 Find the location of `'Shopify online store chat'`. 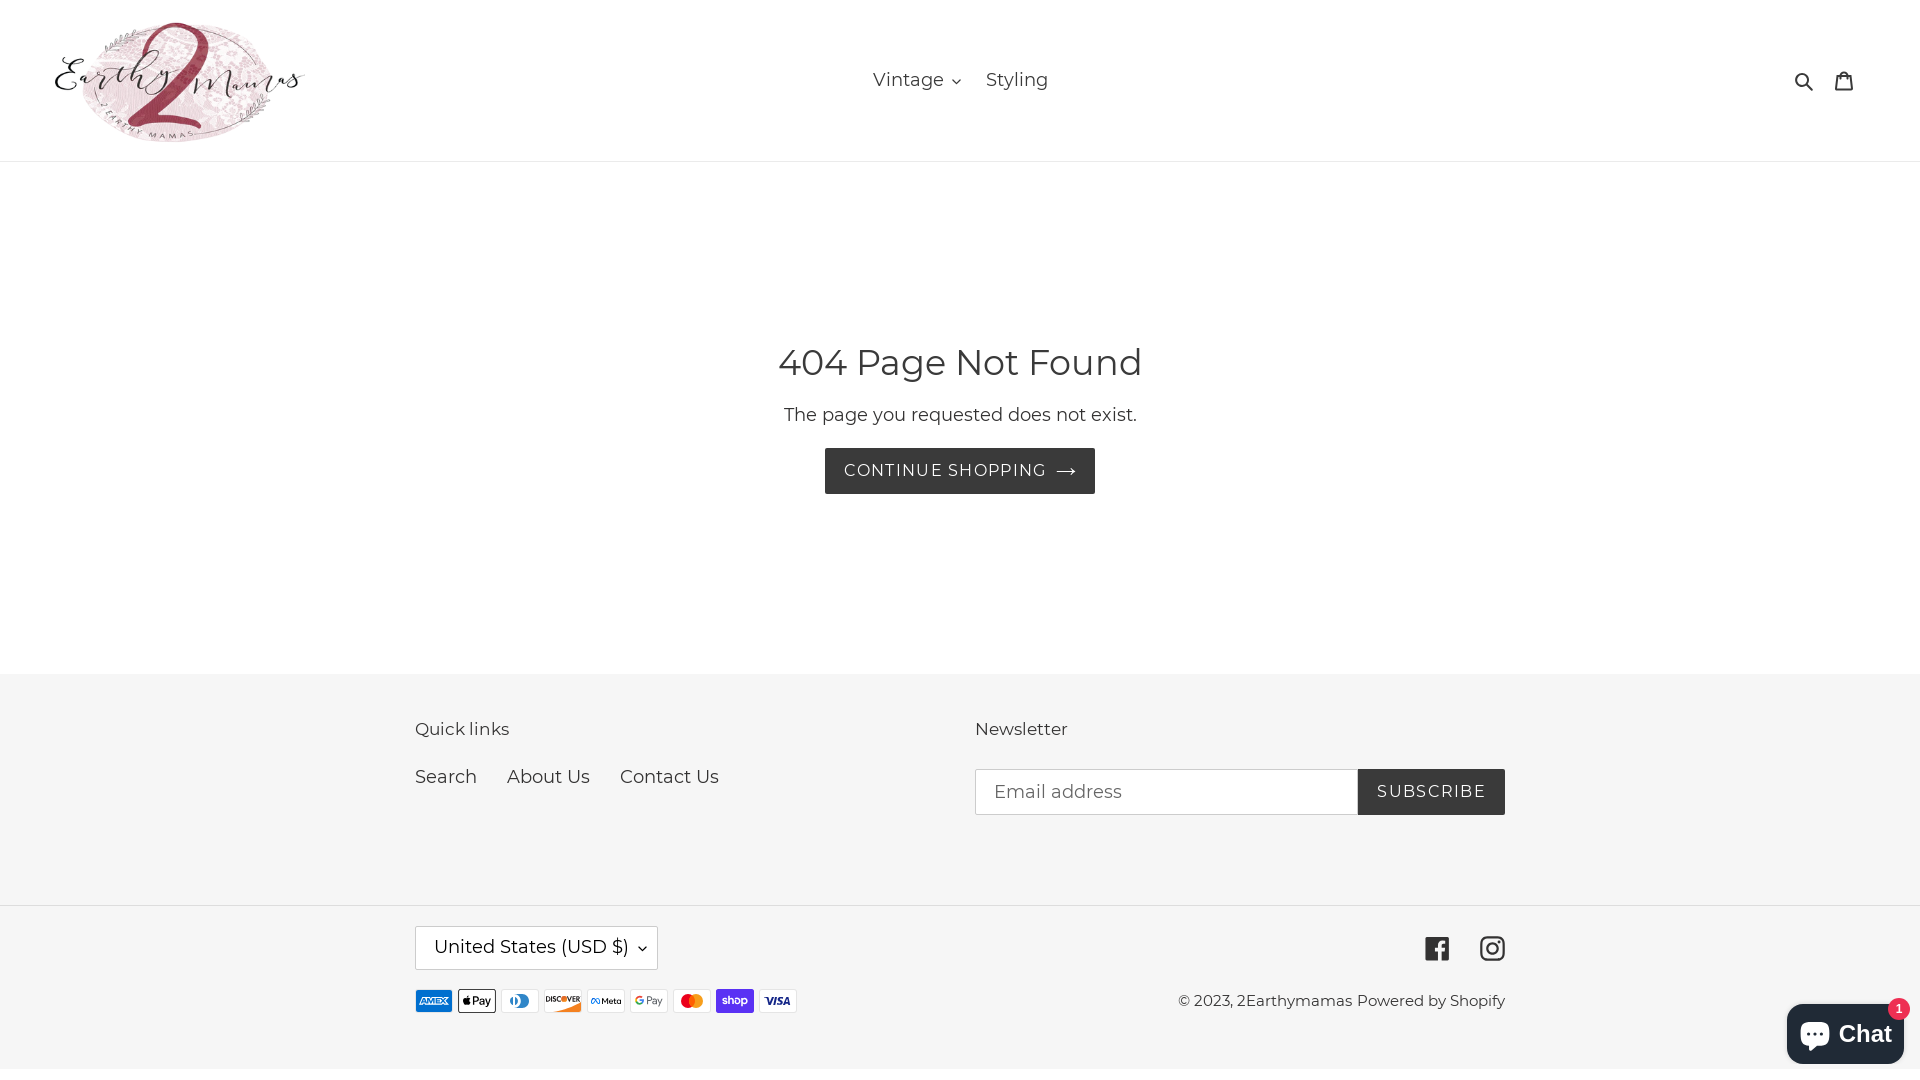

'Shopify online store chat' is located at coordinates (1844, 1029).